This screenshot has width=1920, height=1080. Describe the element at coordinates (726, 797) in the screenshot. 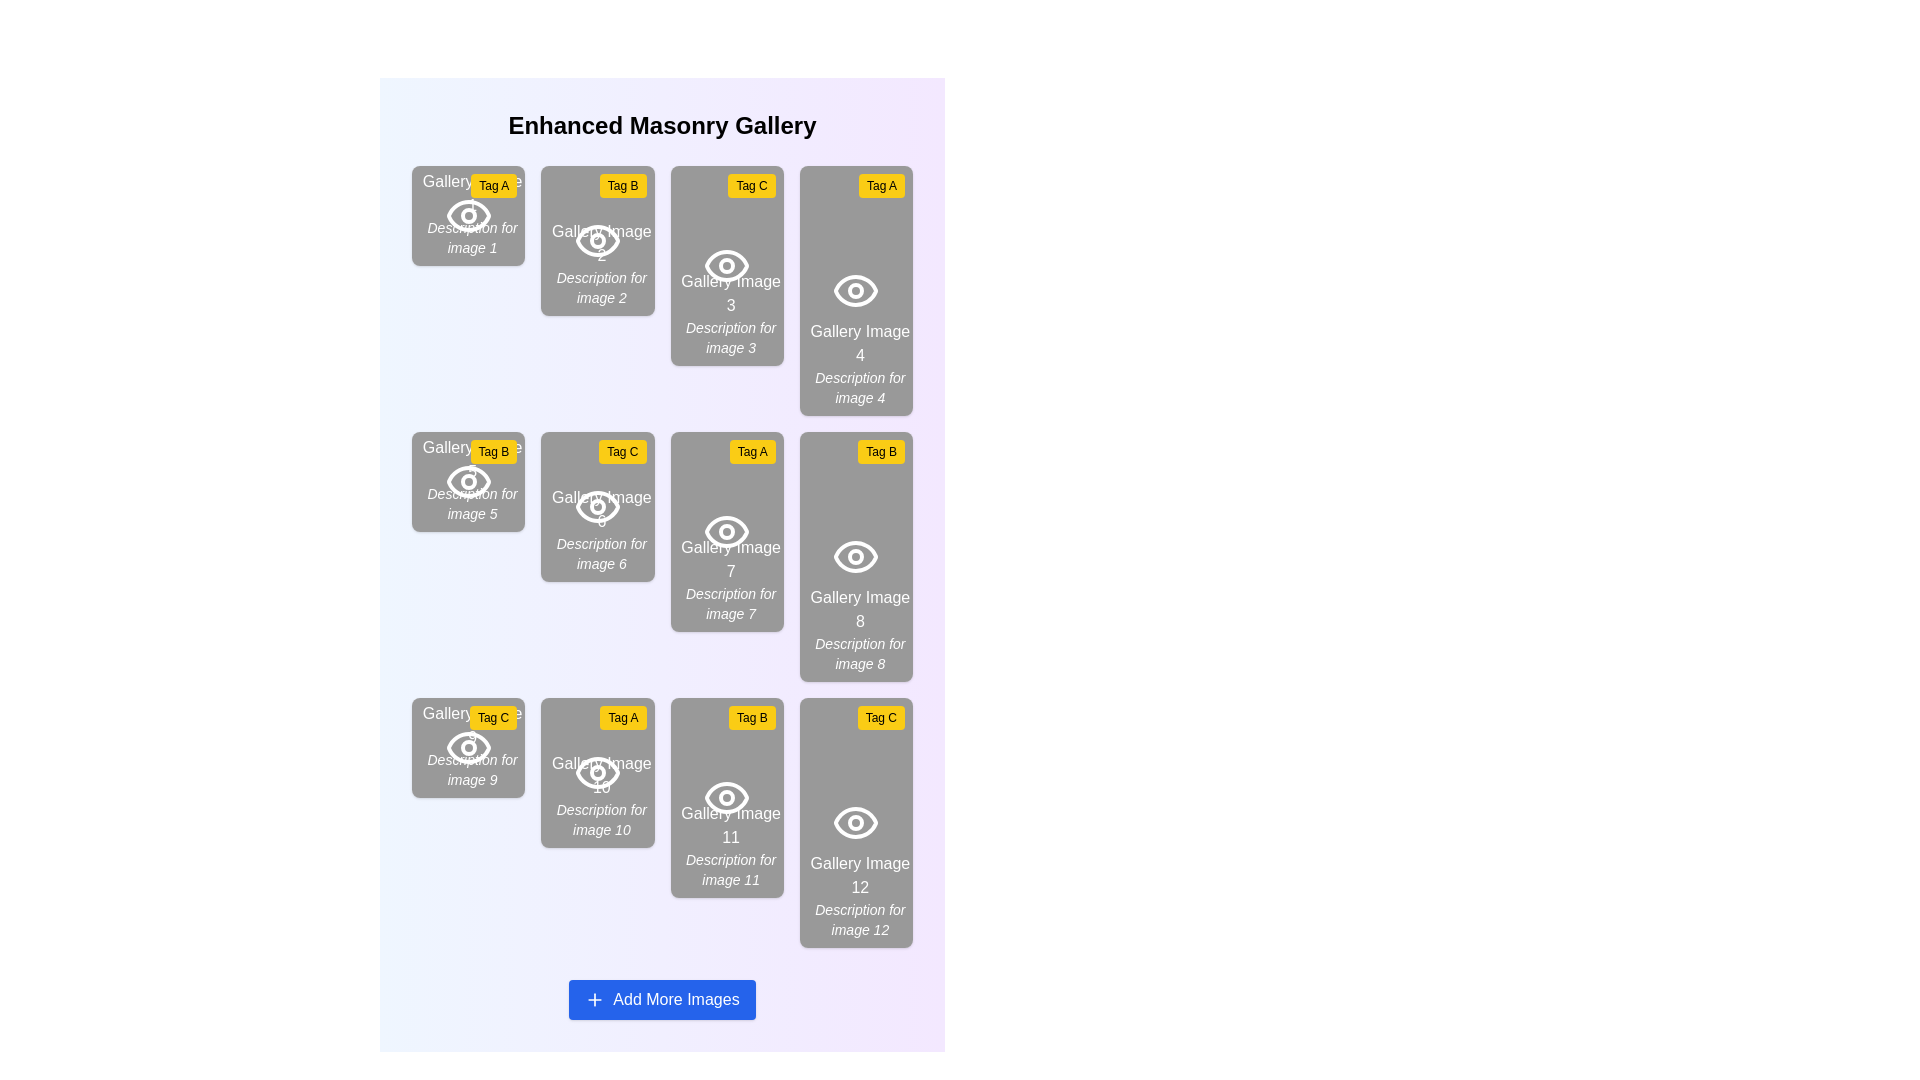

I see `the symbolic icon for preview located in the center of the card labeled 'Gallery Image 11' with tag 'Tag B'` at that location.